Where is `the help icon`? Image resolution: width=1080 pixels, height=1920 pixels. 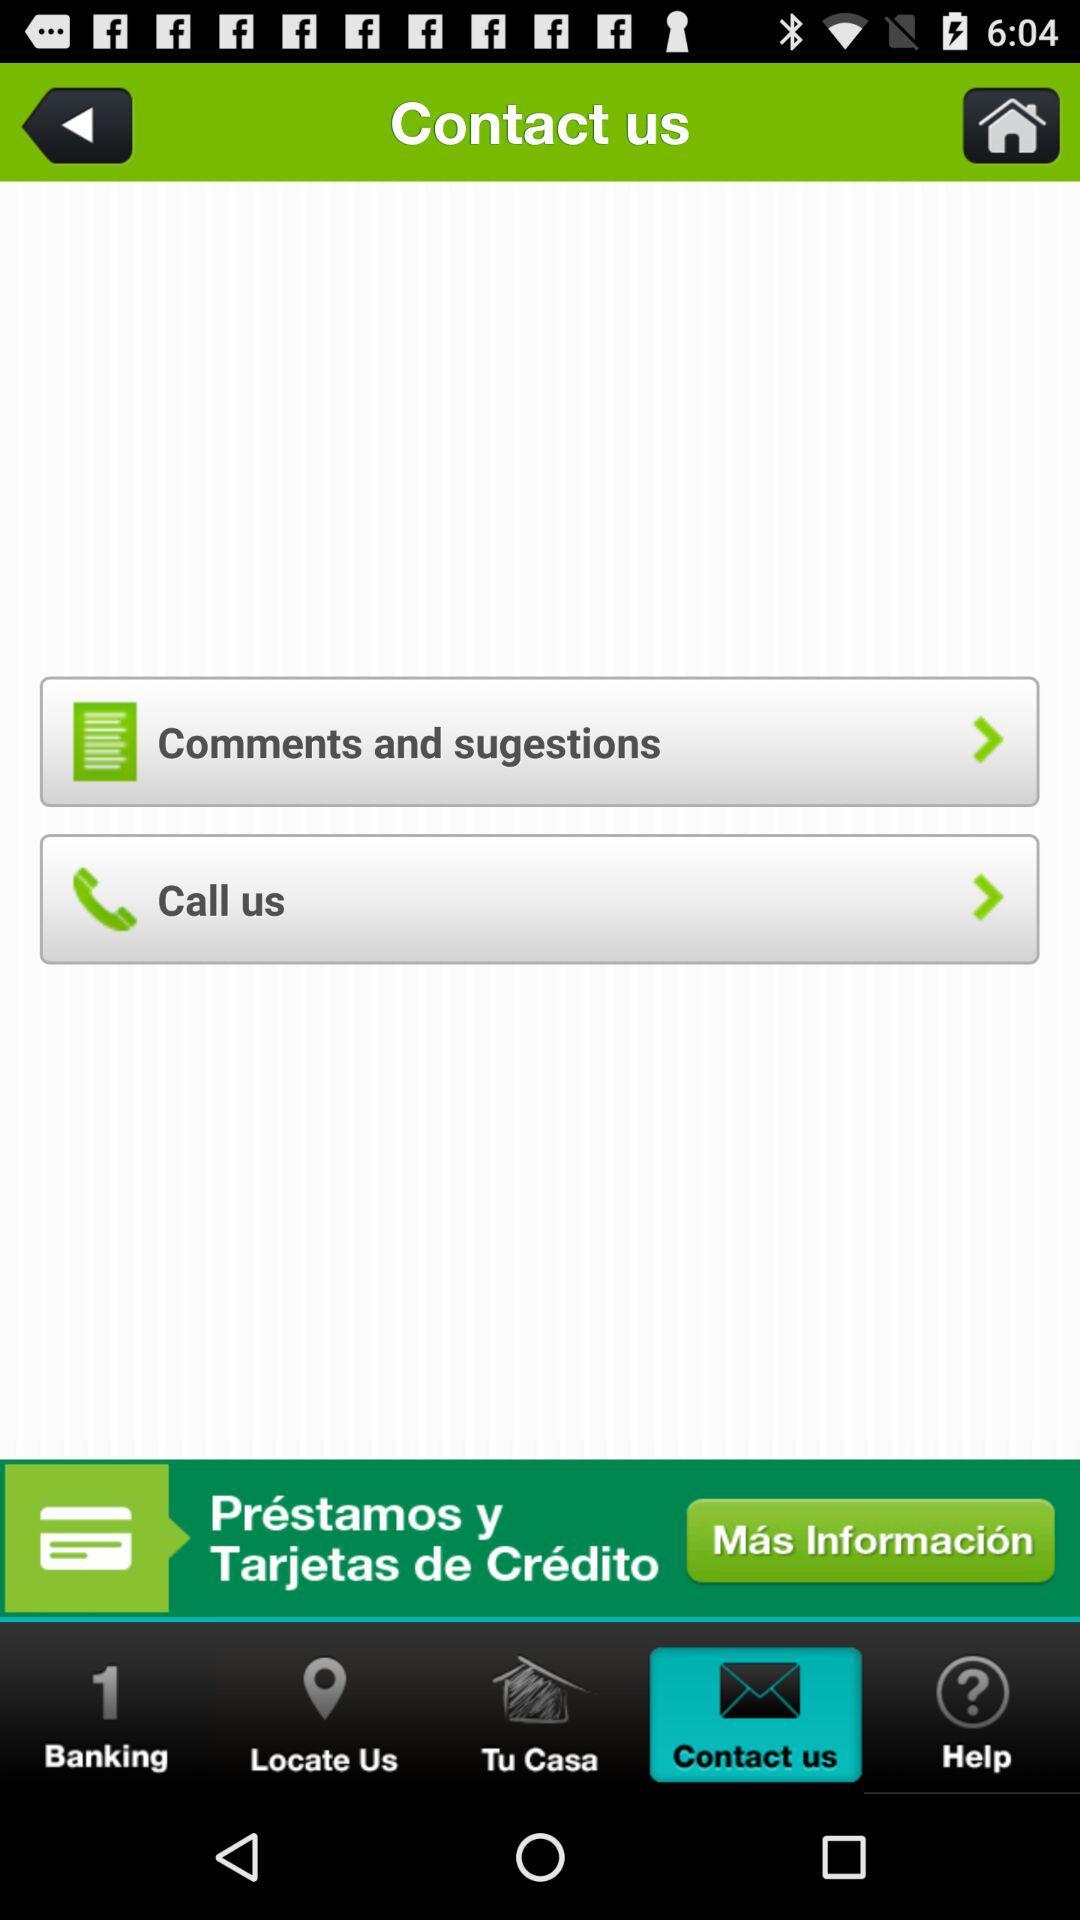
the help icon is located at coordinates (971, 1828).